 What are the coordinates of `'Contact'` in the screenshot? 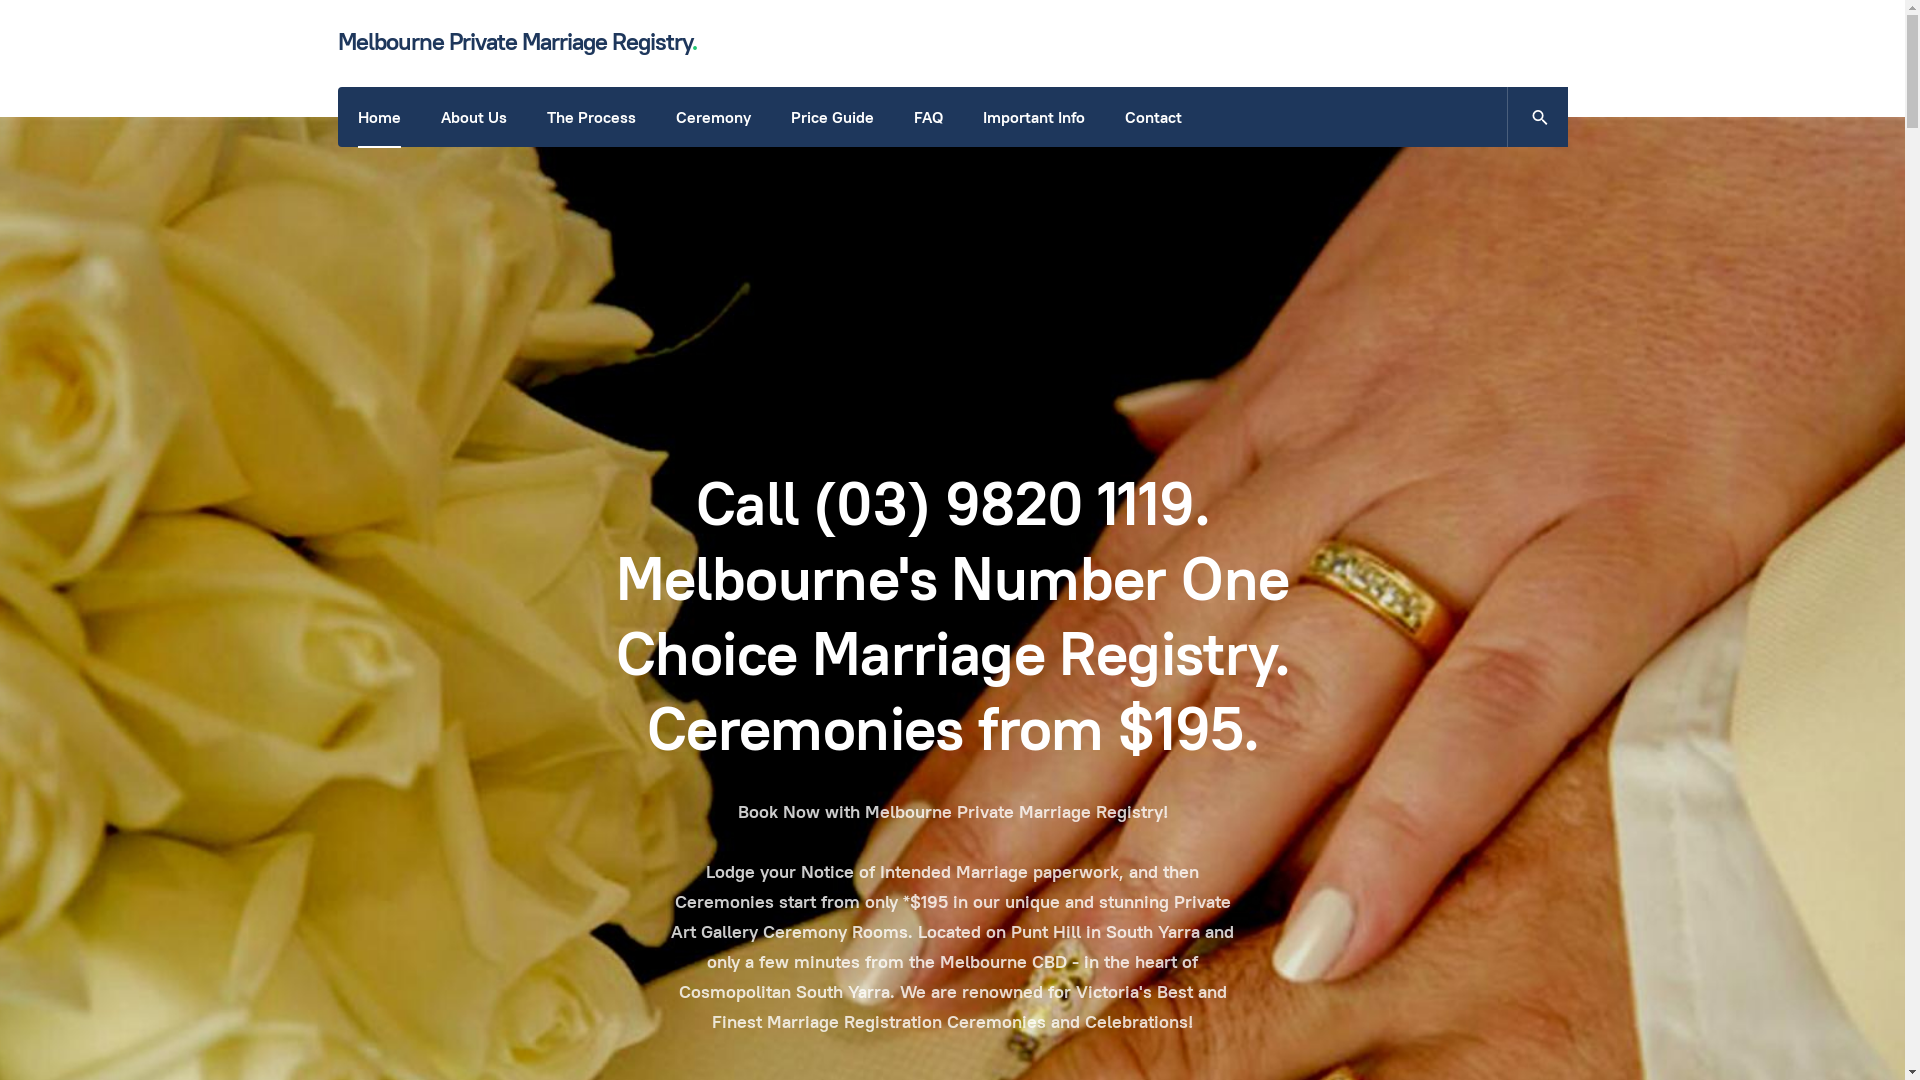 It's located at (1152, 116).